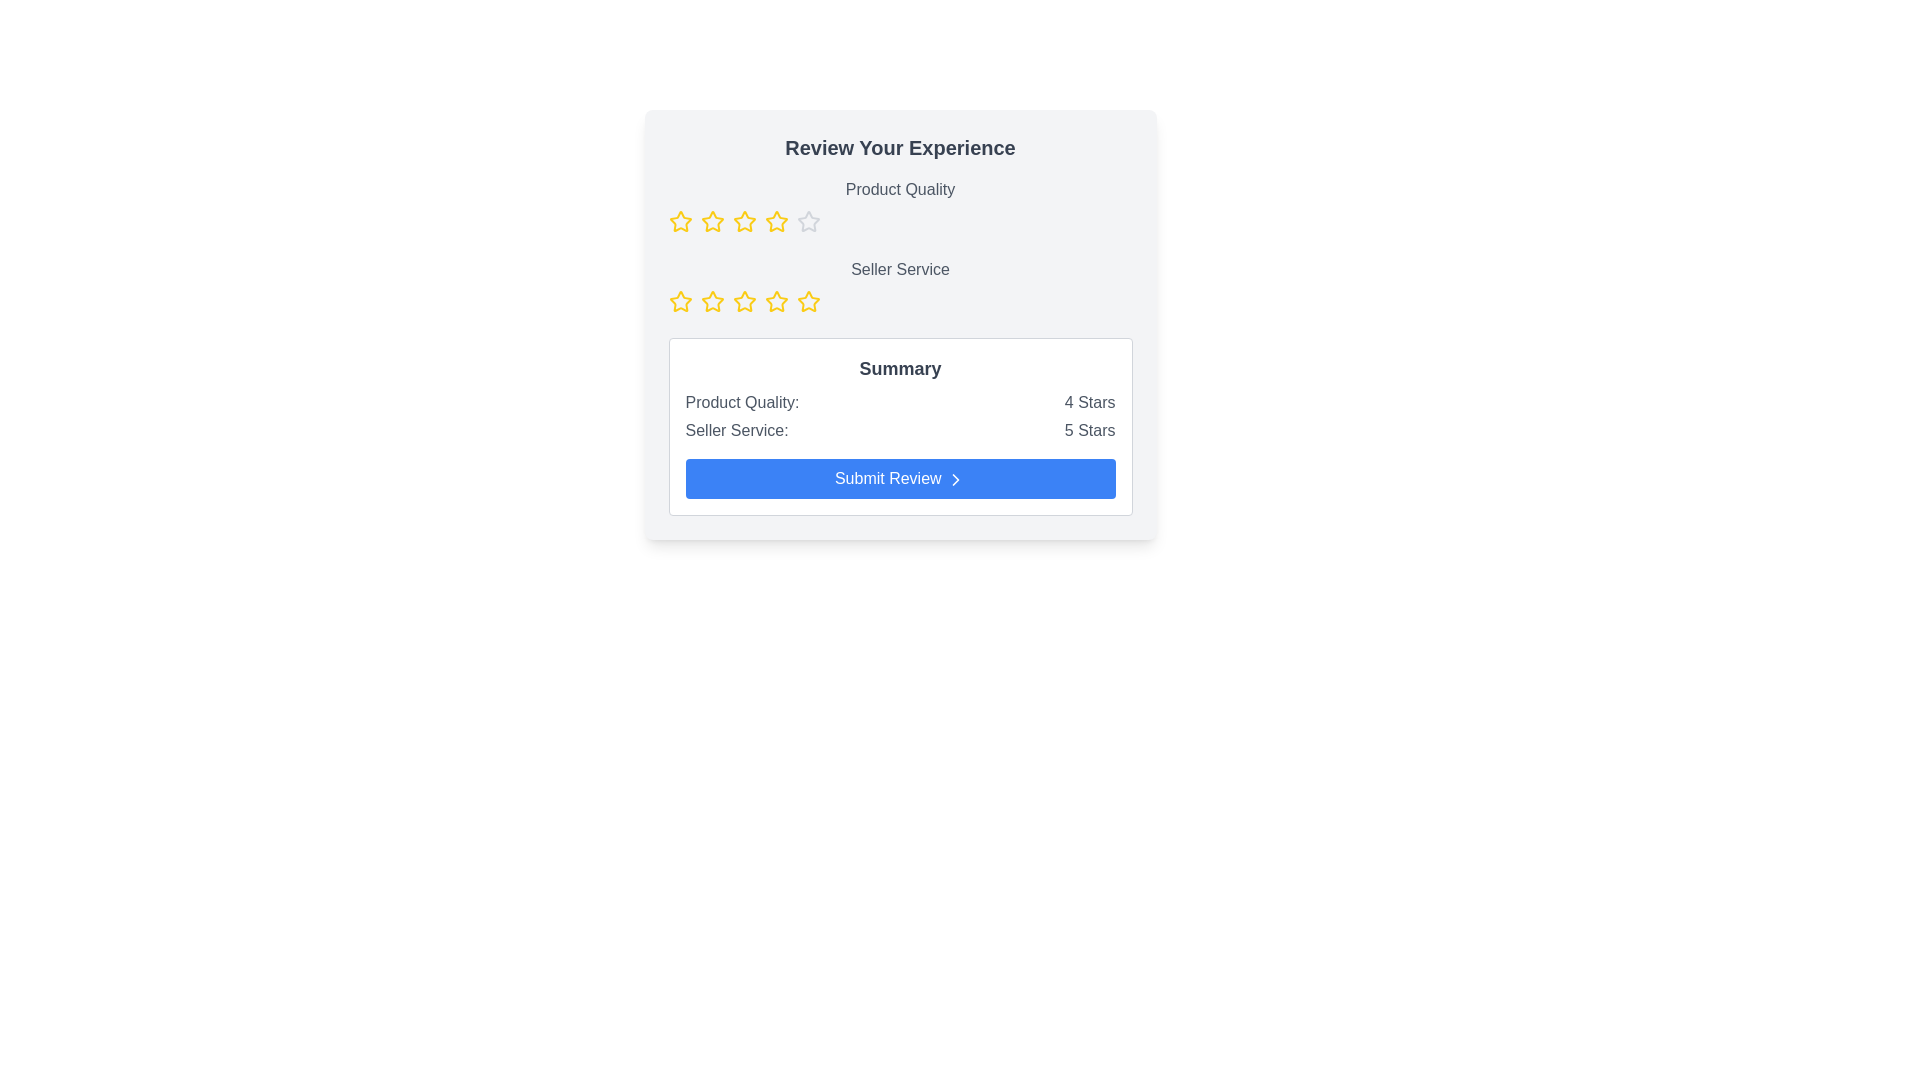 The image size is (1920, 1080). What do you see at coordinates (743, 222) in the screenshot?
I see `the fourth star in the horizontal arrangement of five stars` at bounding box center [743, 222].